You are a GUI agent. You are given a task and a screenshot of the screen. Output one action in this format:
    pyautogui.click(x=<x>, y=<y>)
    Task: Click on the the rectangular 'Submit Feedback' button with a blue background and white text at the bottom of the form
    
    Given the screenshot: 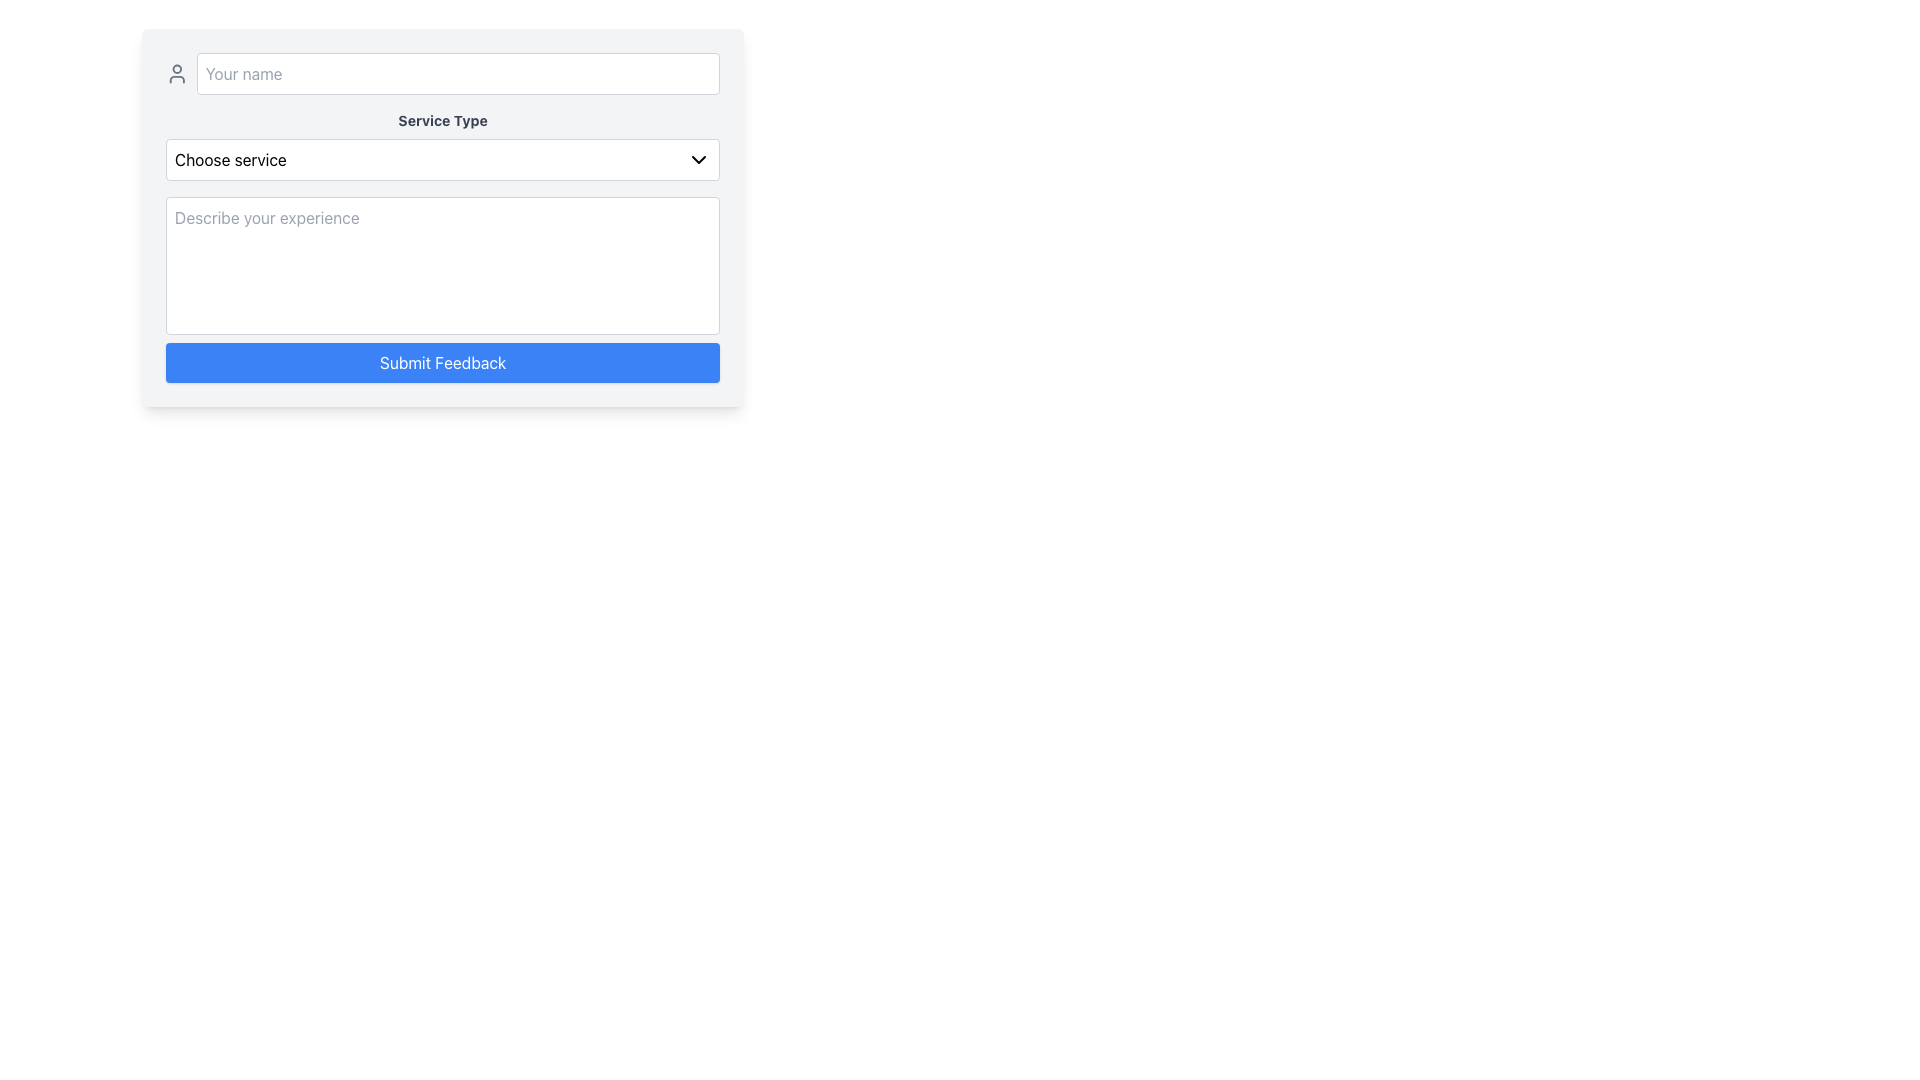 What is the action you would take?
    pyautogui.click(x=442, y=362)
    